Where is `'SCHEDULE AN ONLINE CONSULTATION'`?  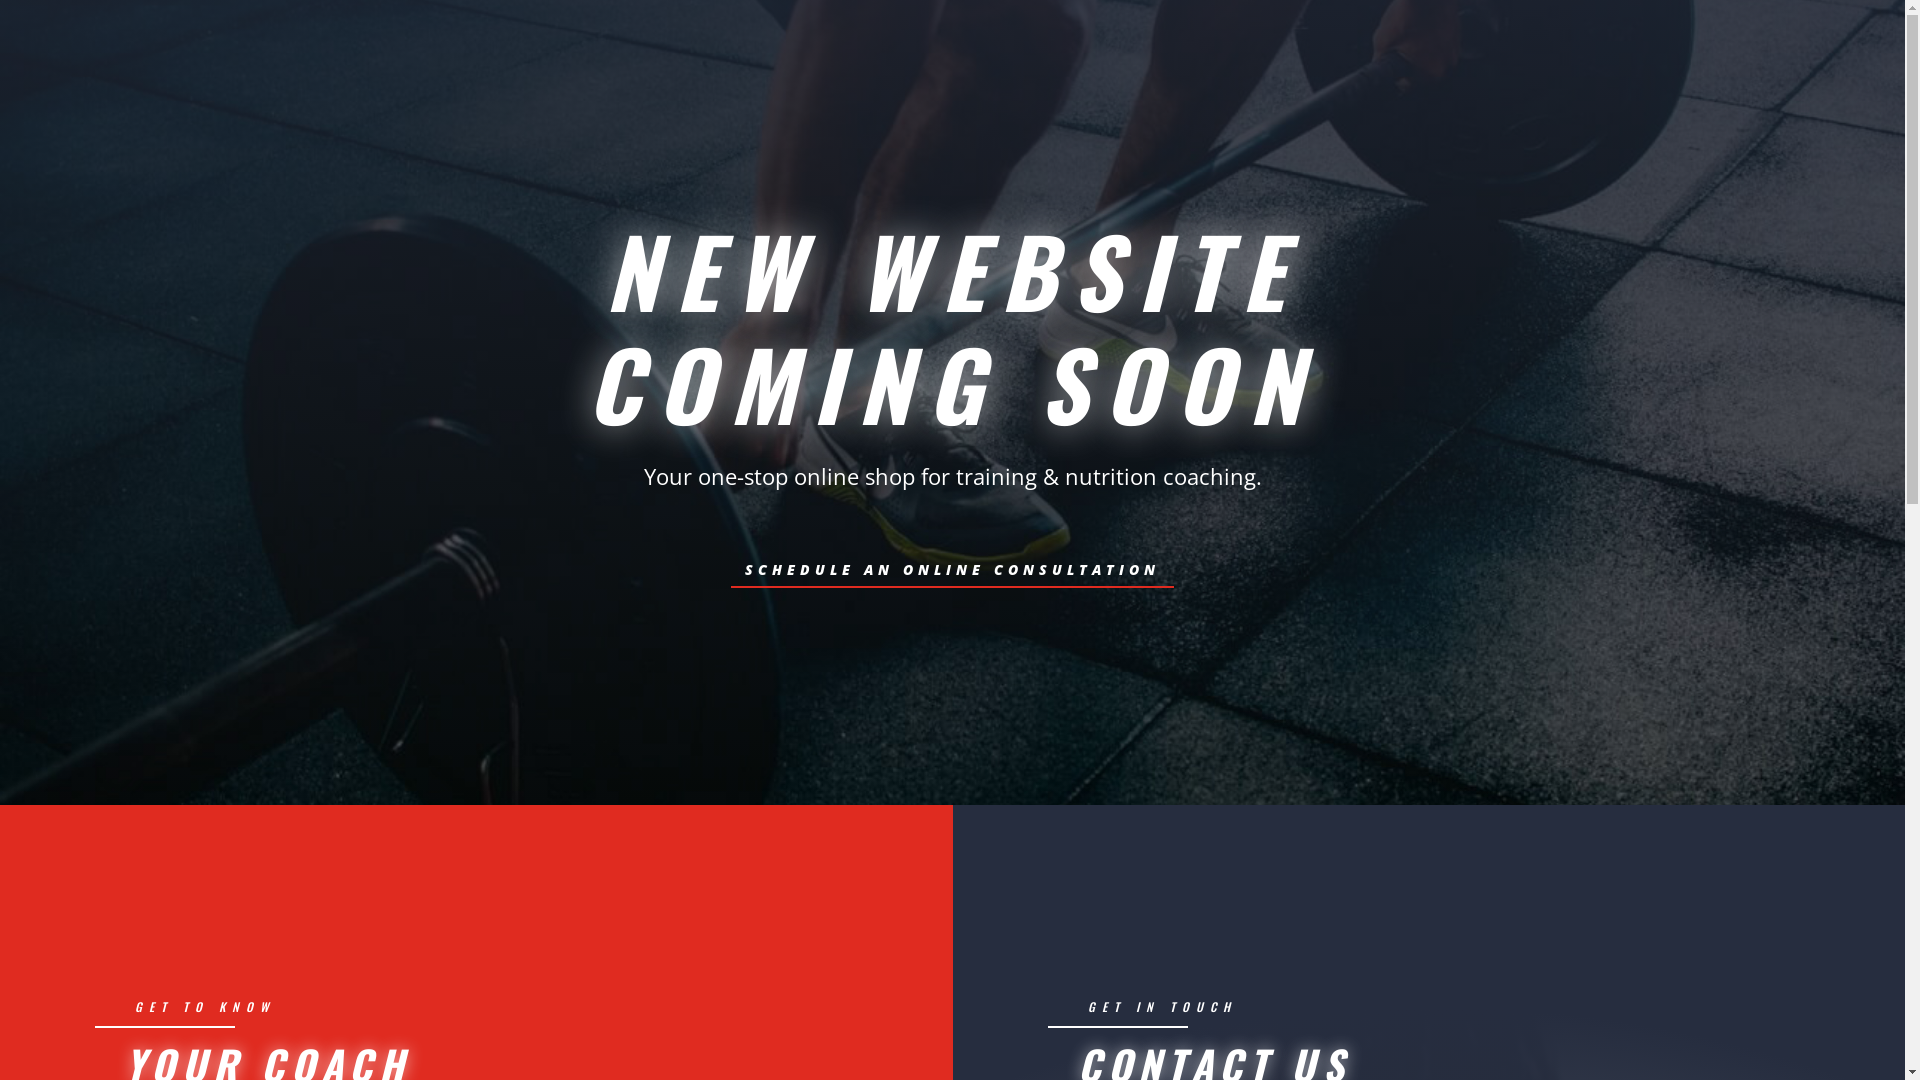 'SCHEDULE AN ONLINE CONSULTATION' is located at coordinates (951, 570).